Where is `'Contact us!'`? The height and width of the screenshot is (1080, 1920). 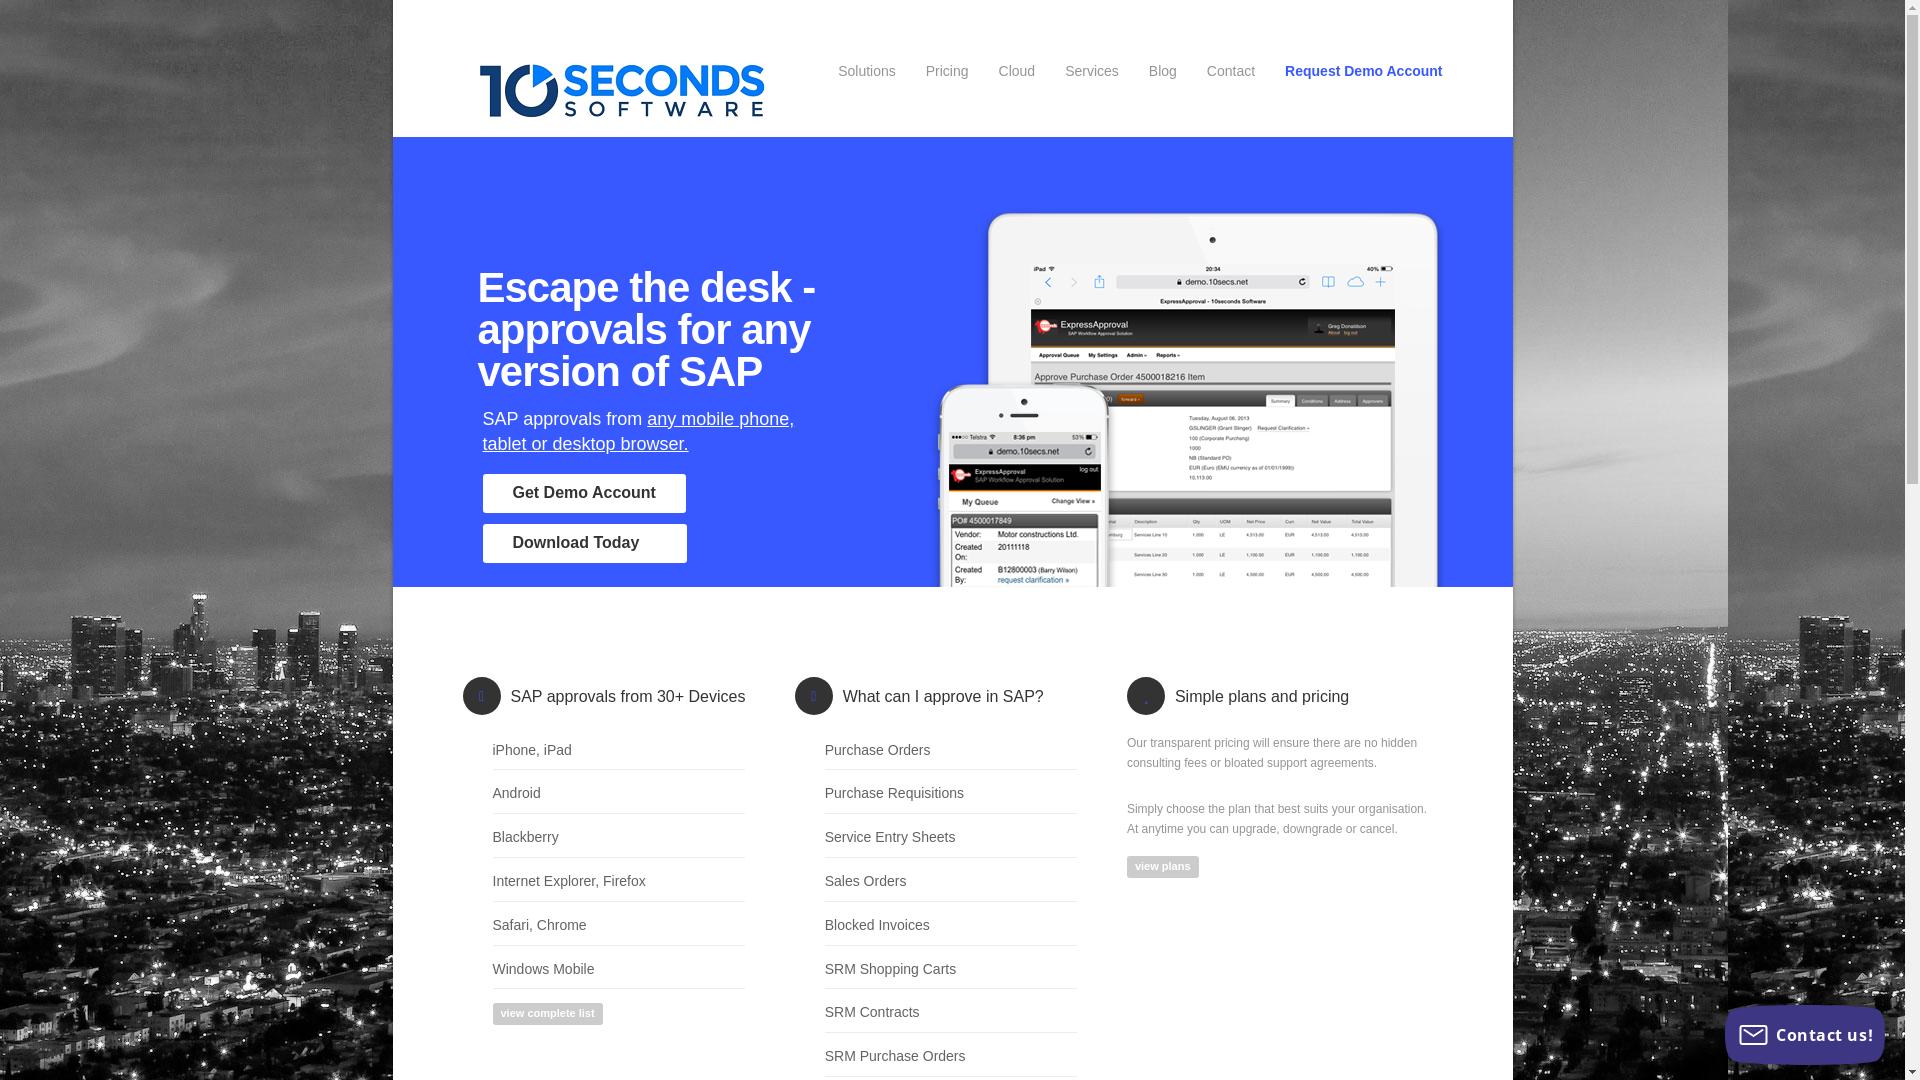 'Contact us!' is located at coordinates (1804, 1034).